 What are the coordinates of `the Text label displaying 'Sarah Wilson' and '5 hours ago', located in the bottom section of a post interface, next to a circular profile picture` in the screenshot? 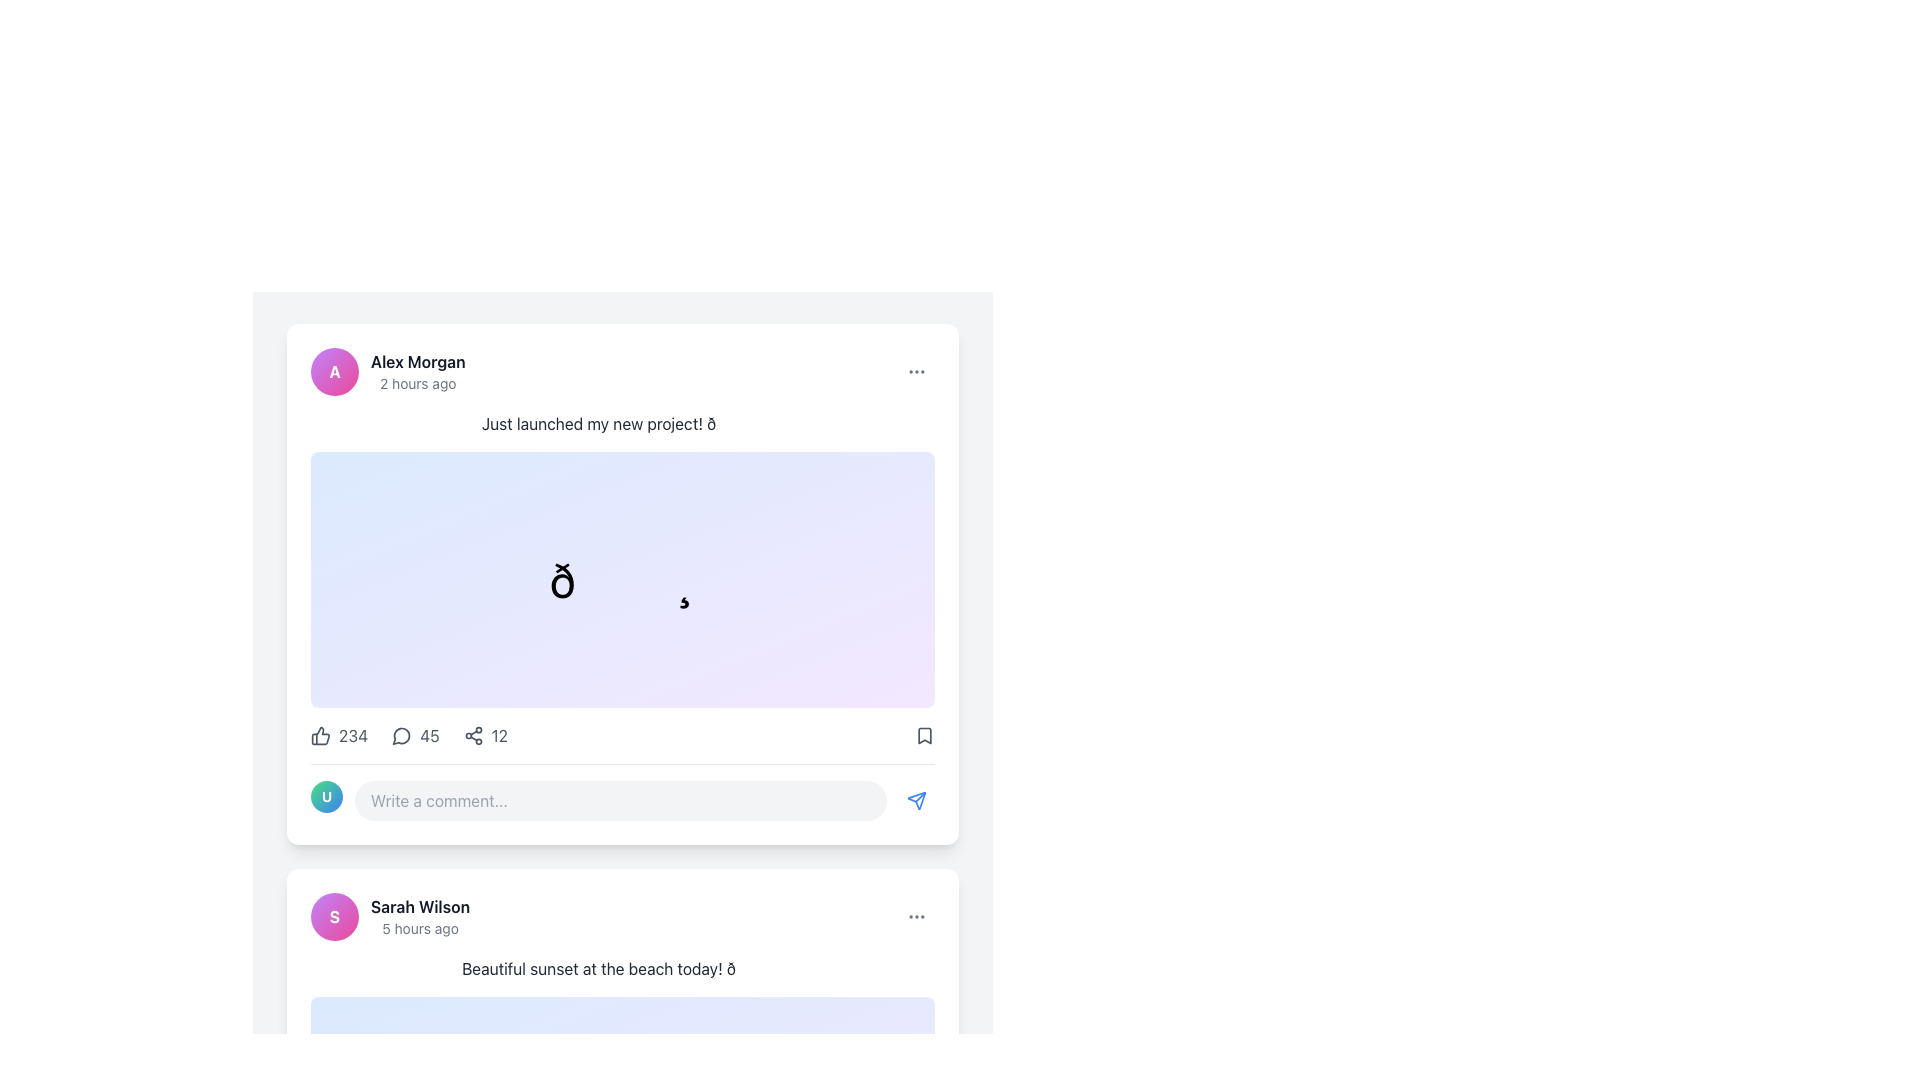 It's located at (419, 917).